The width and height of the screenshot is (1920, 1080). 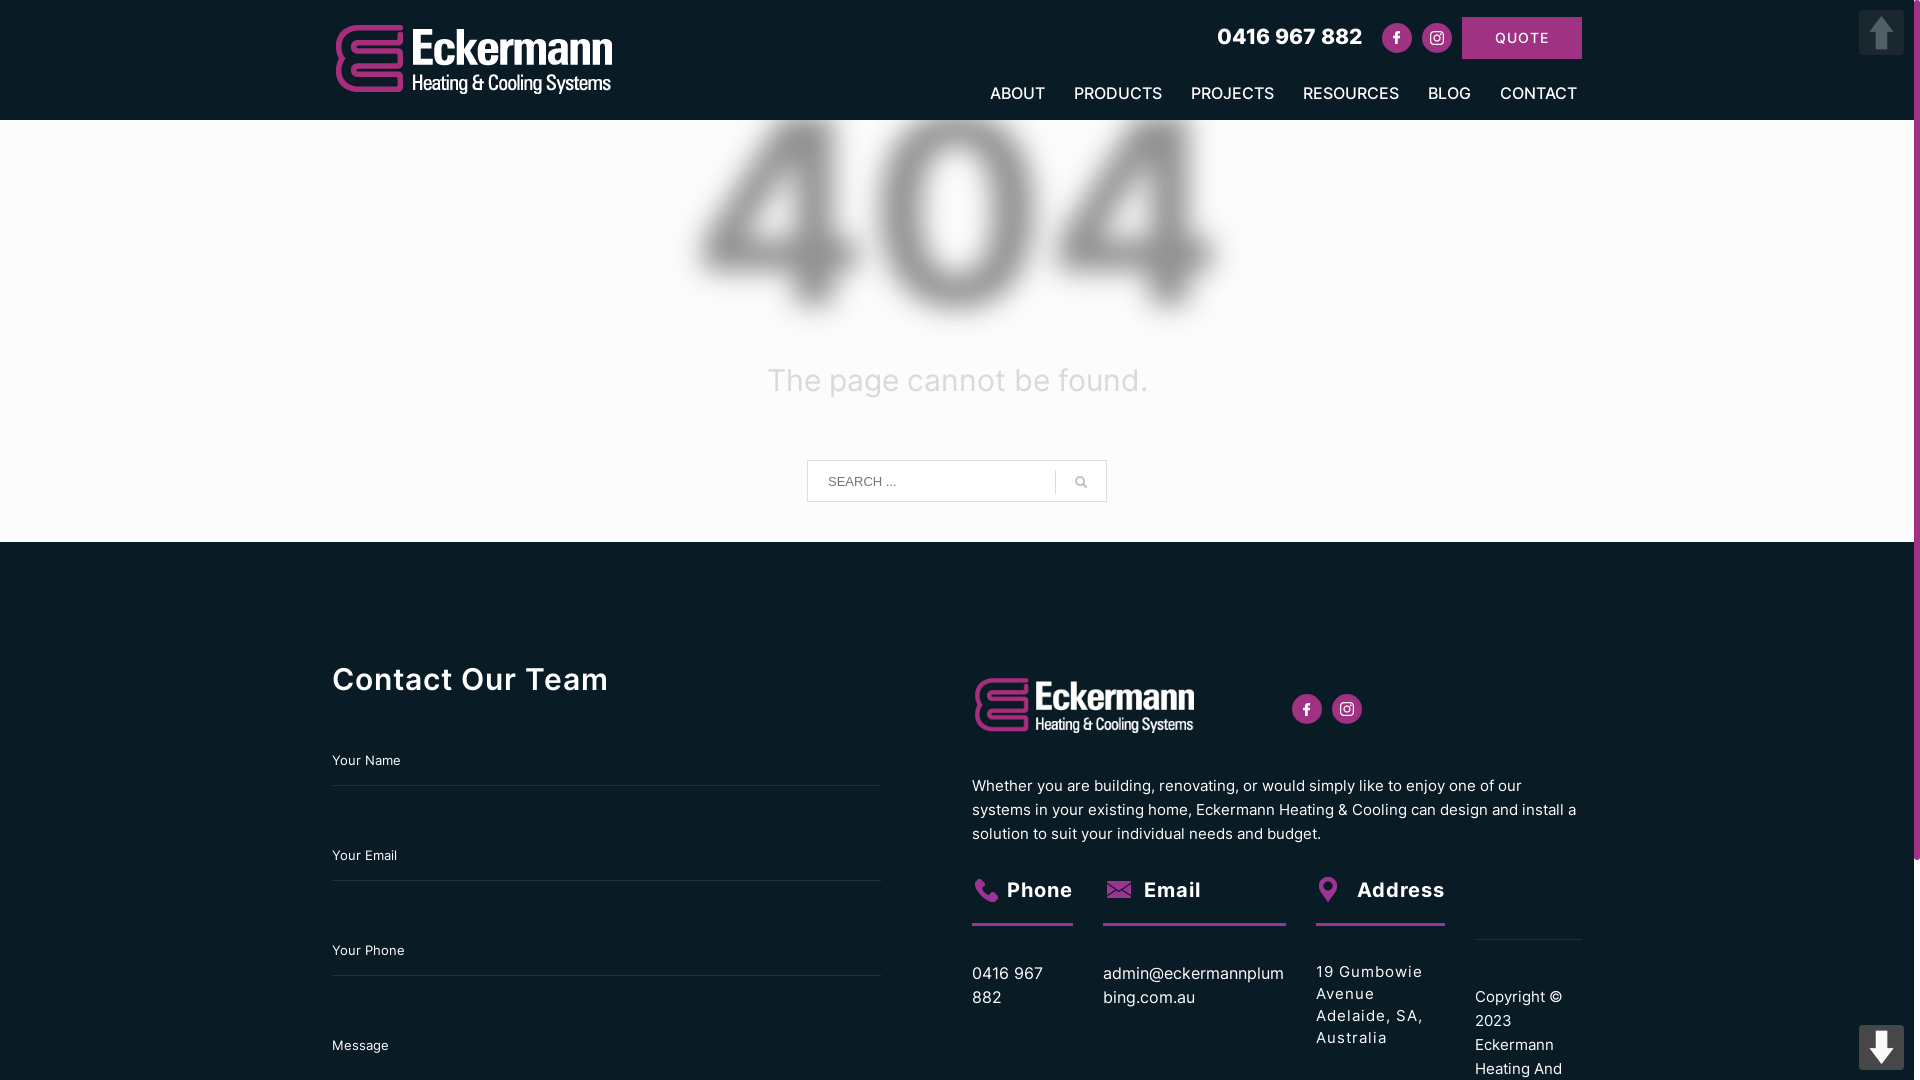 What do you see at coordinates (978, 92) in the screenshot?
I see `'ABOUT'` at bounding box center [978, 92].